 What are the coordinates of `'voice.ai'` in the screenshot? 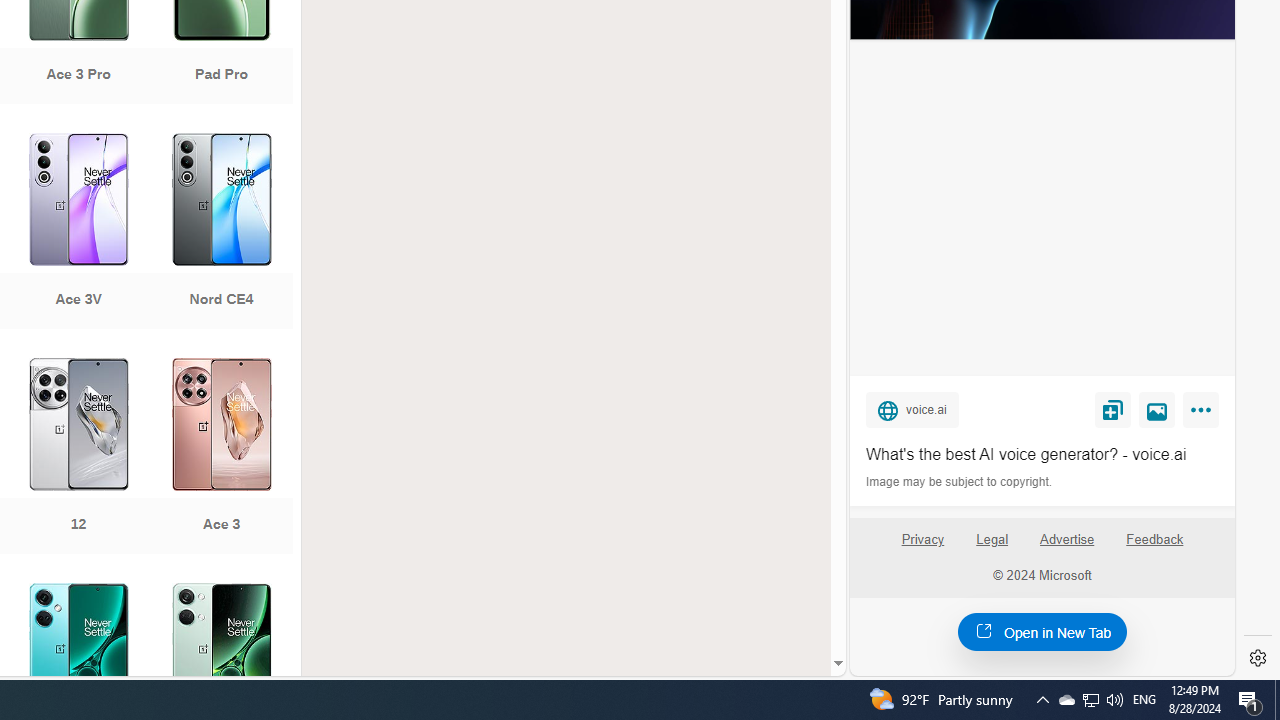 It's located at (911, 408).